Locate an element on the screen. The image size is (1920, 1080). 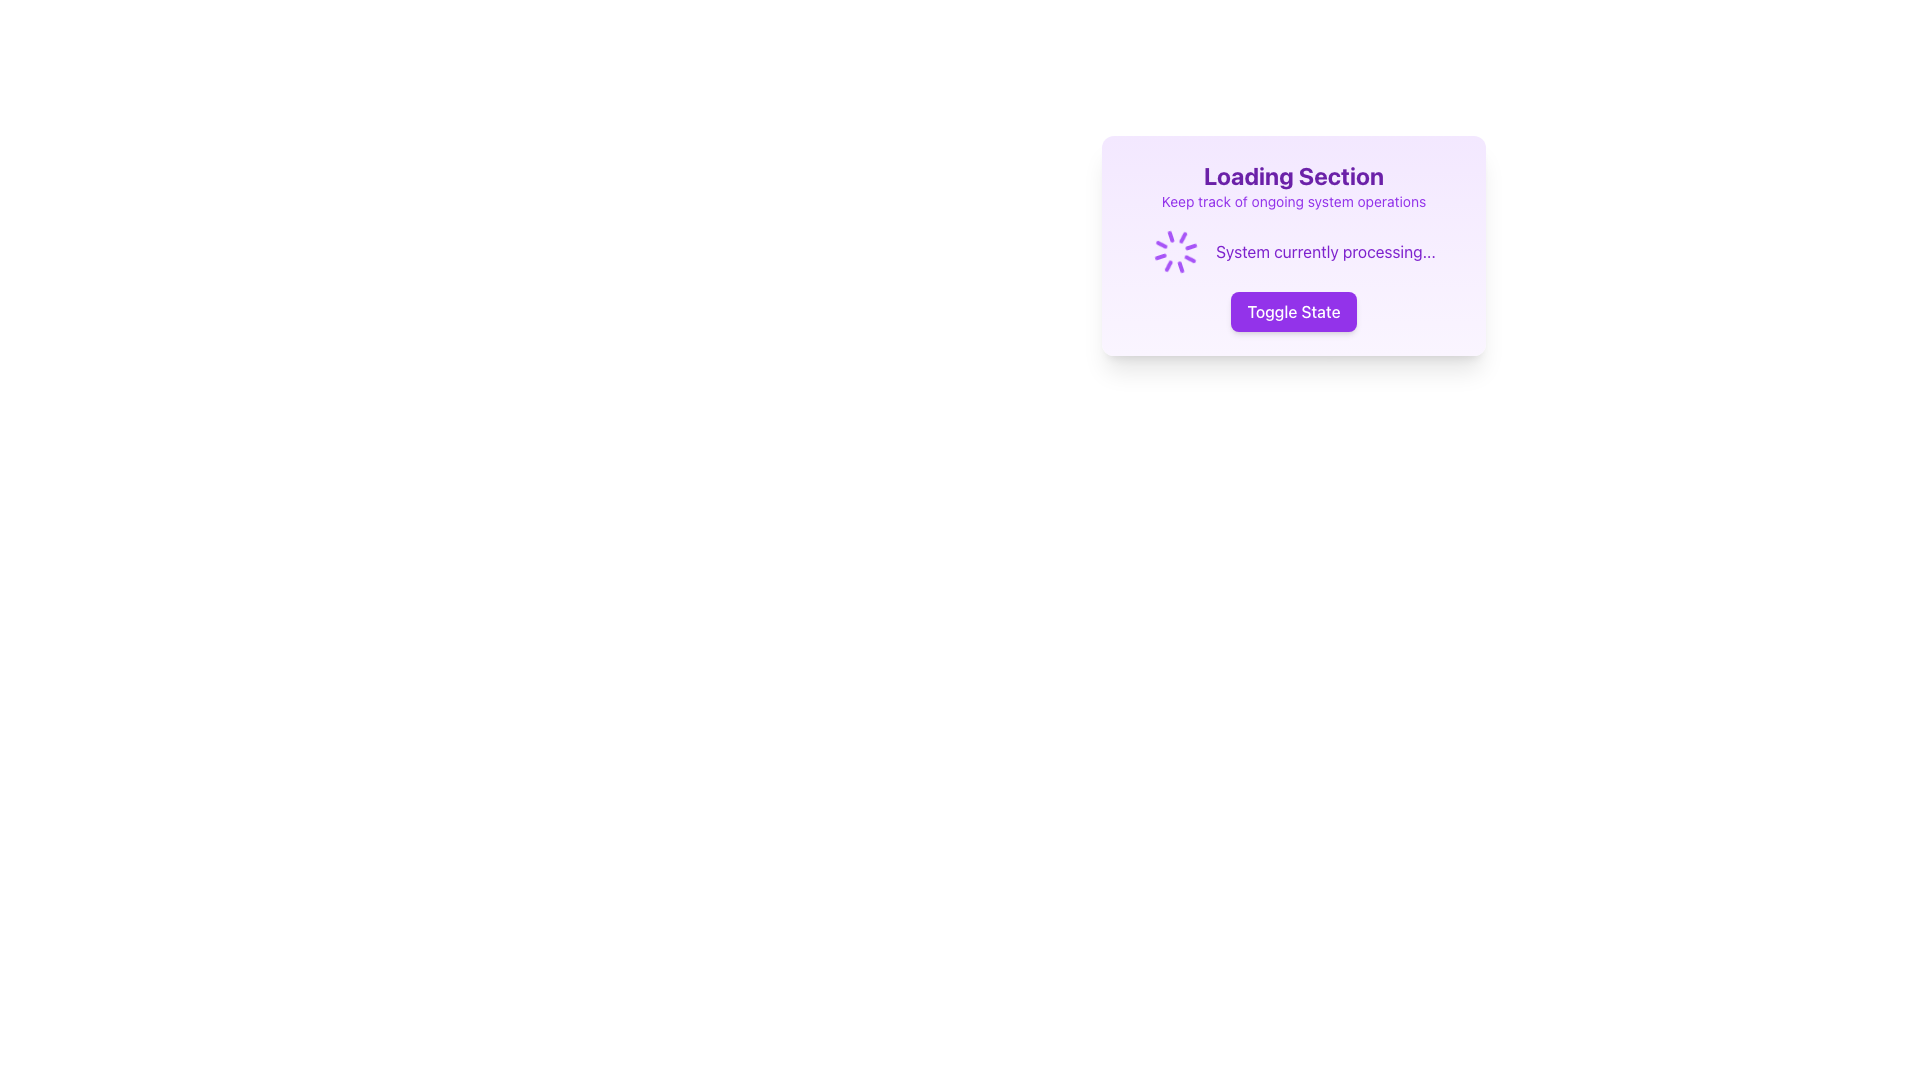
text displayed in the 'Loading Section' Text Display, which includes a bold 'Loading Section' and a lighter 'Keep track of ongoing system operations.' is located at coordinates (1294, 185).